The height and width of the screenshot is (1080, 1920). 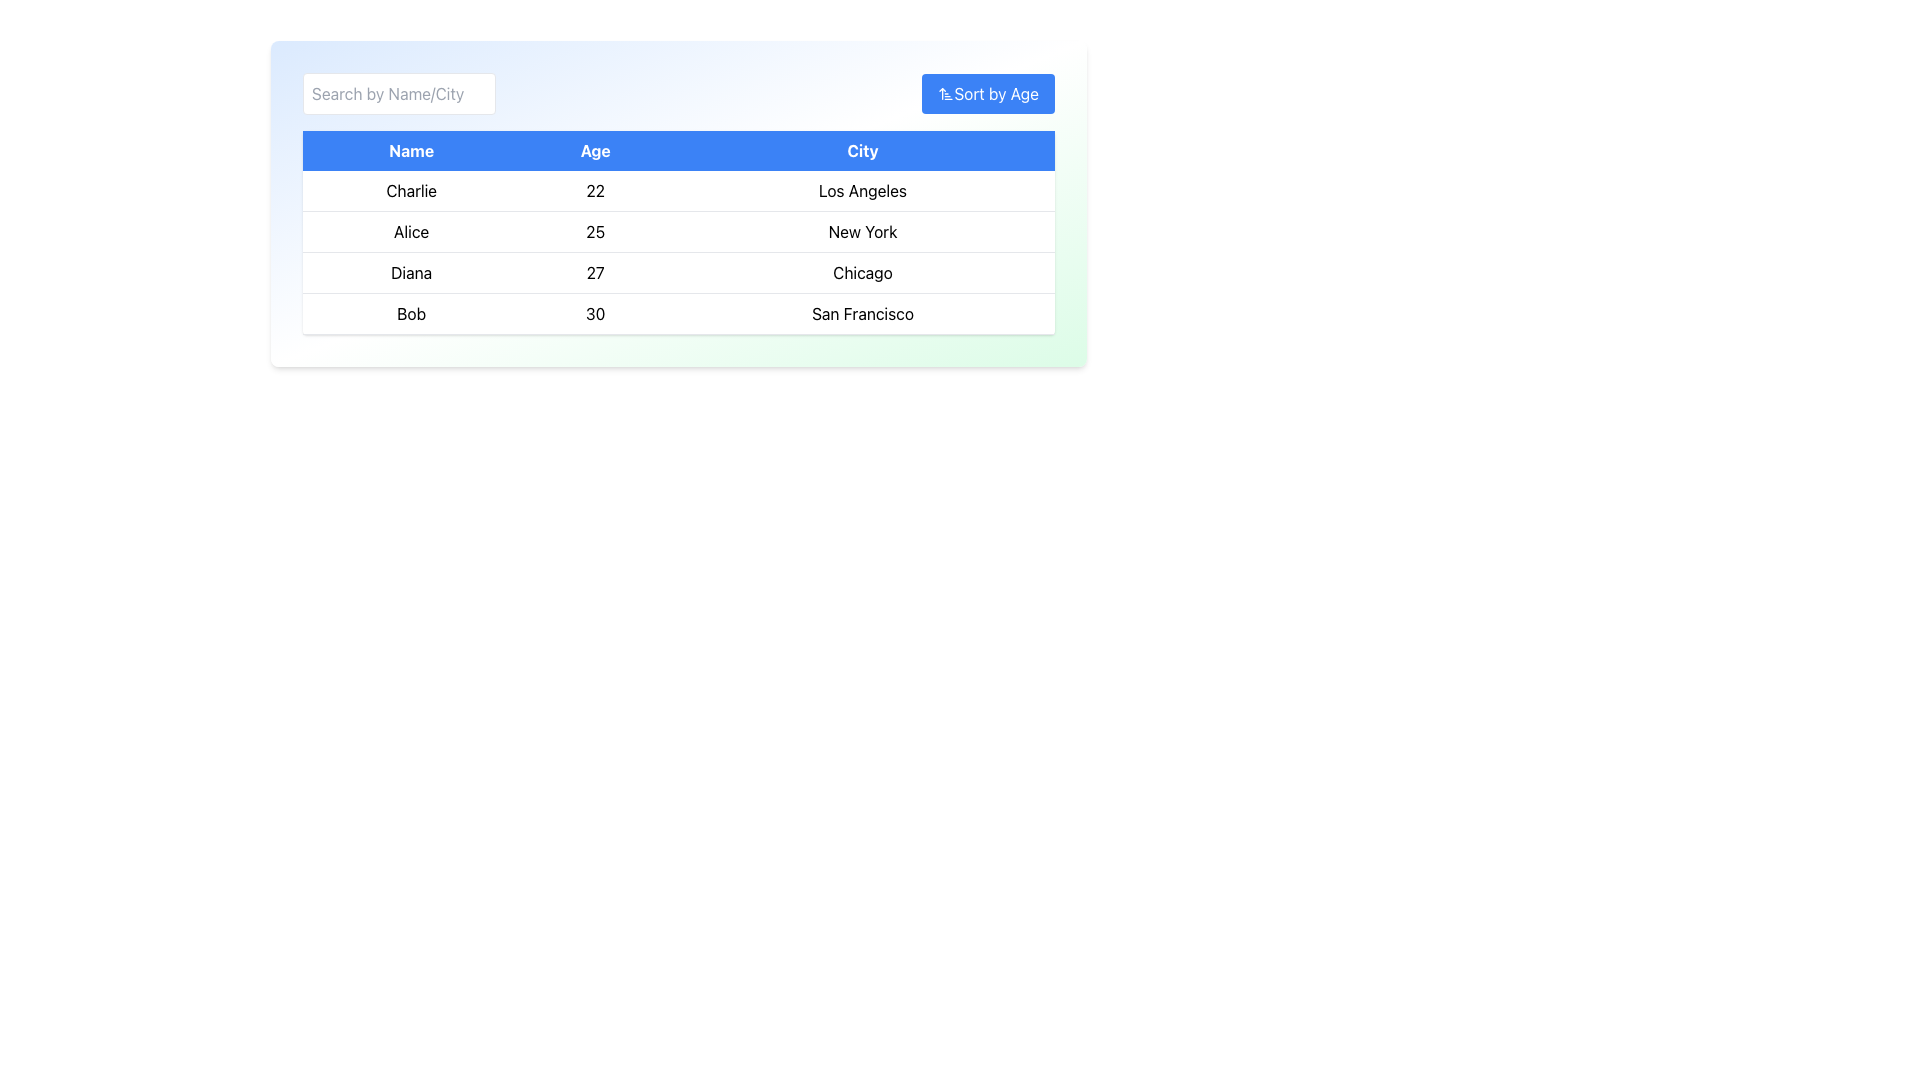 I want to click on the text label displaying the number '30' in bold black, located in the 'Age' column under the row labeled 'Bob', so click(x=594, y=313).